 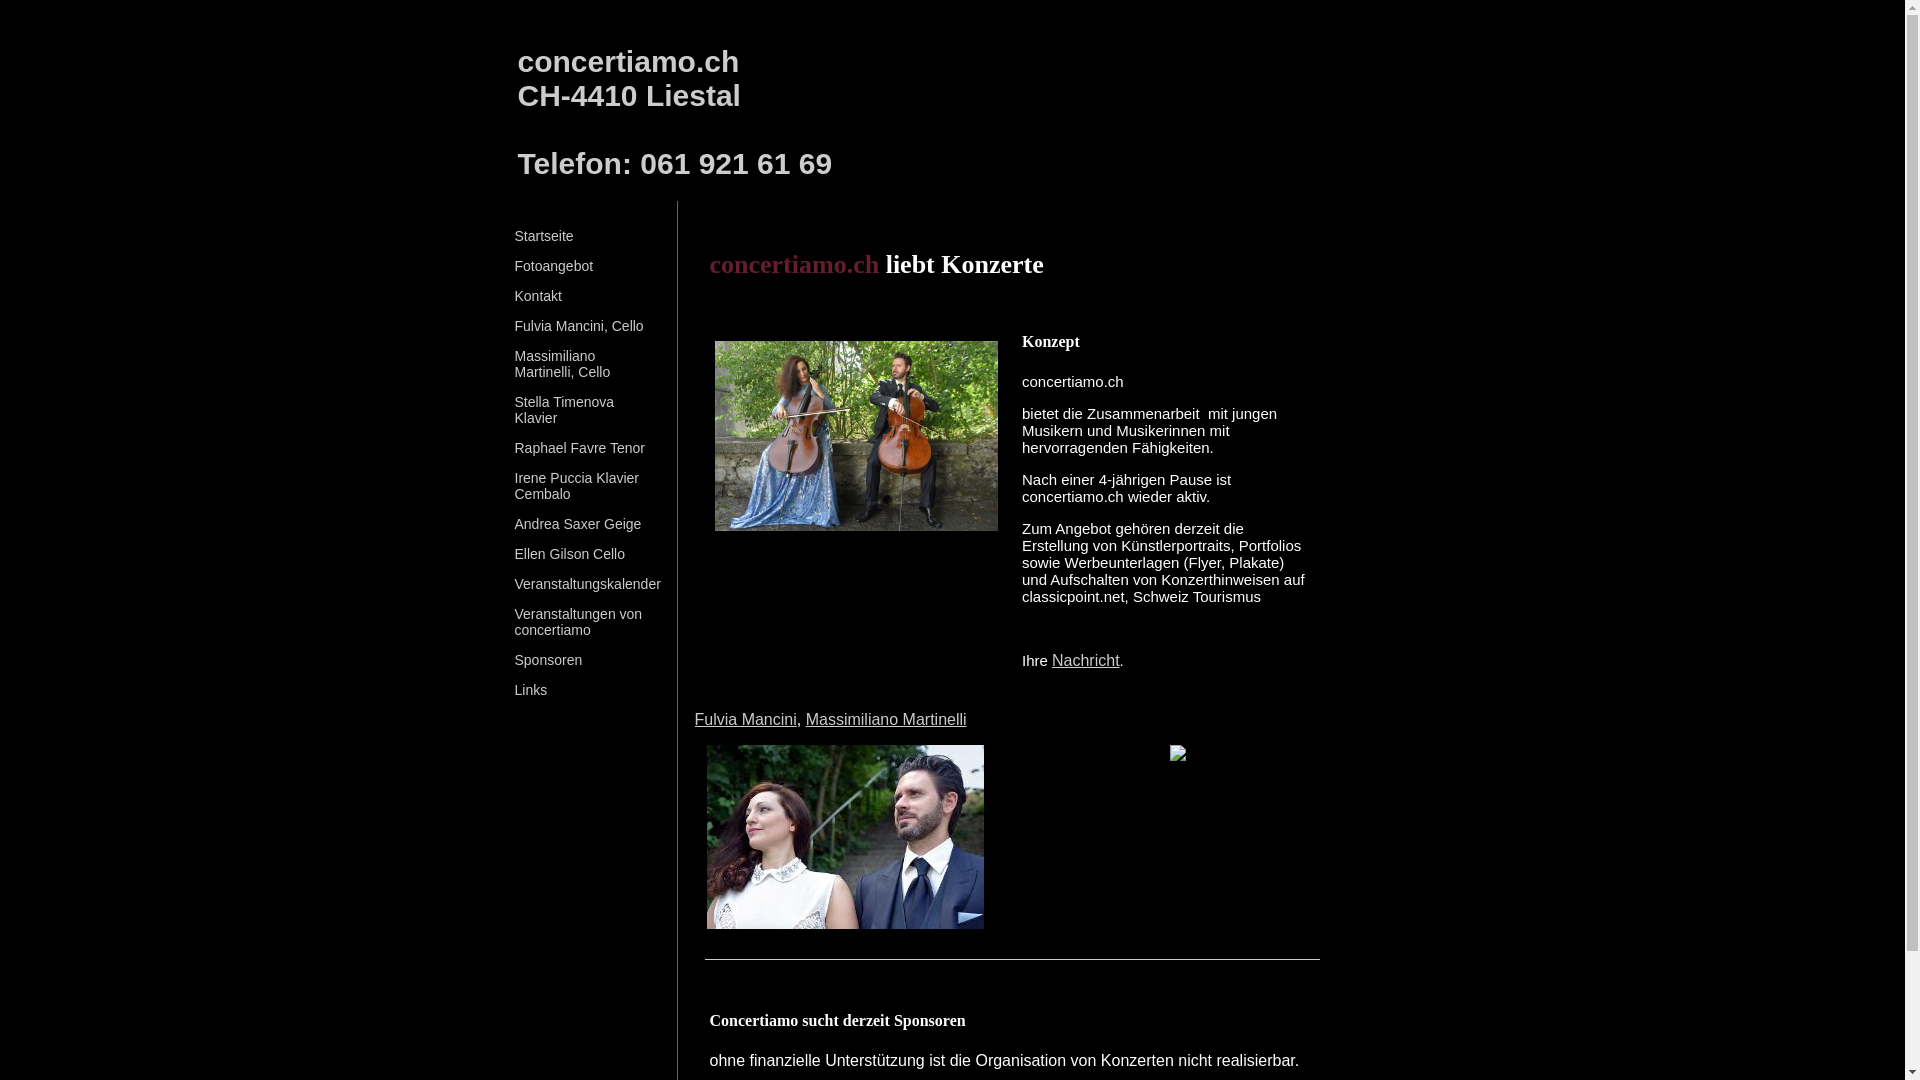 I want to click on 'Ellen Gilson Cello', so click(x=568, y=560).